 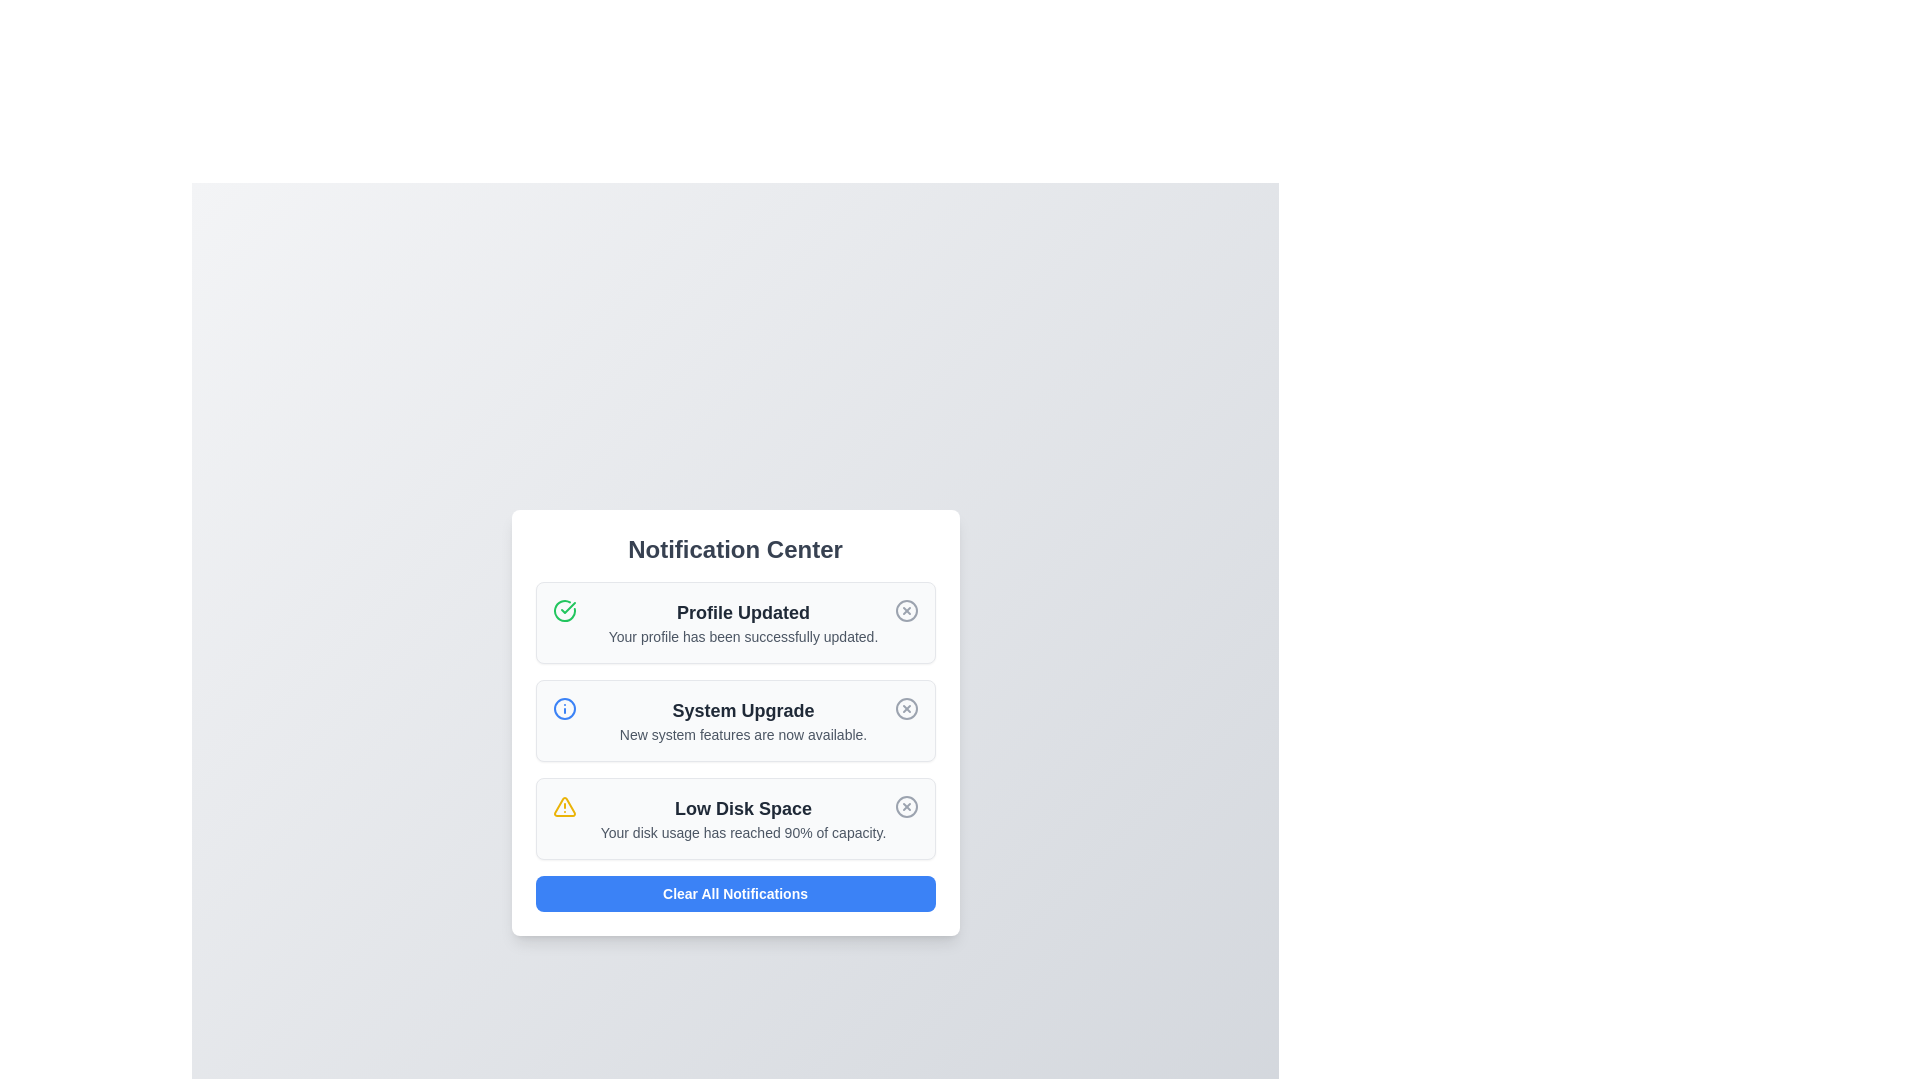 I want to click on the textual header 'Notification Center' which is styled in bold gray font and positioned at the top of the notification panel, so click(x=734, y=550).